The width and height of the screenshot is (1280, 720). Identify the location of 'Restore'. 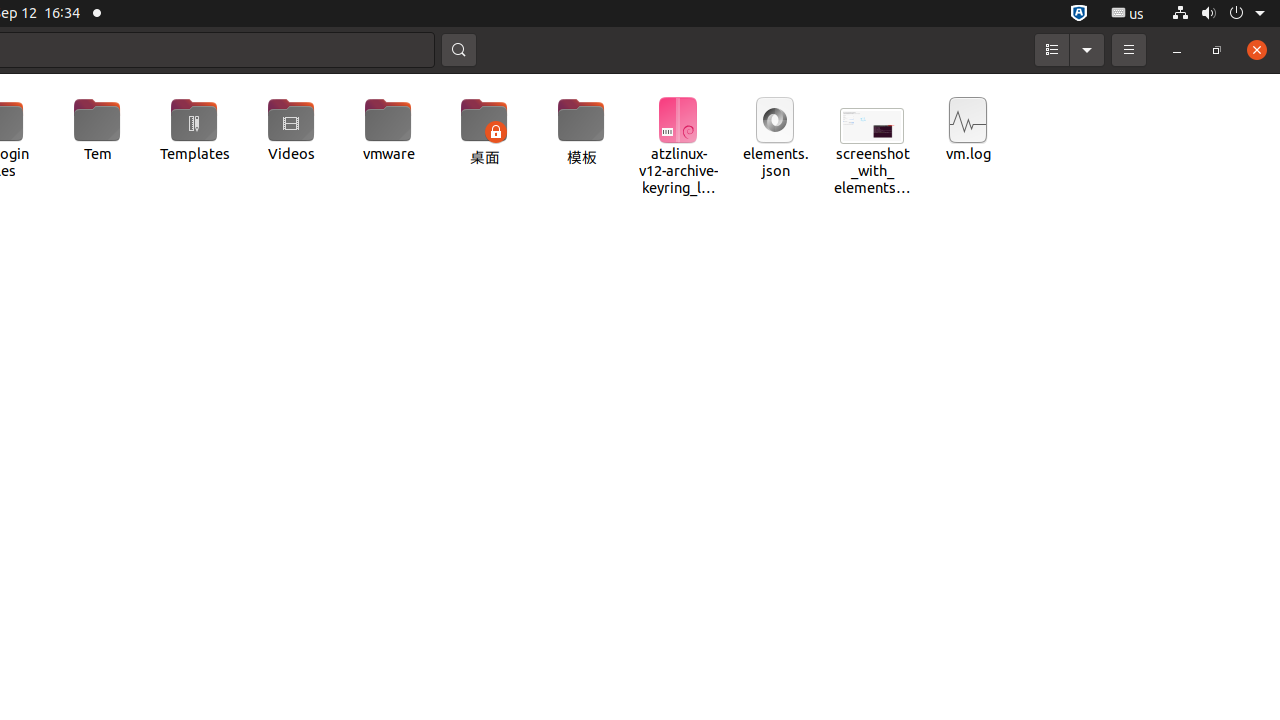
(1216, 48).